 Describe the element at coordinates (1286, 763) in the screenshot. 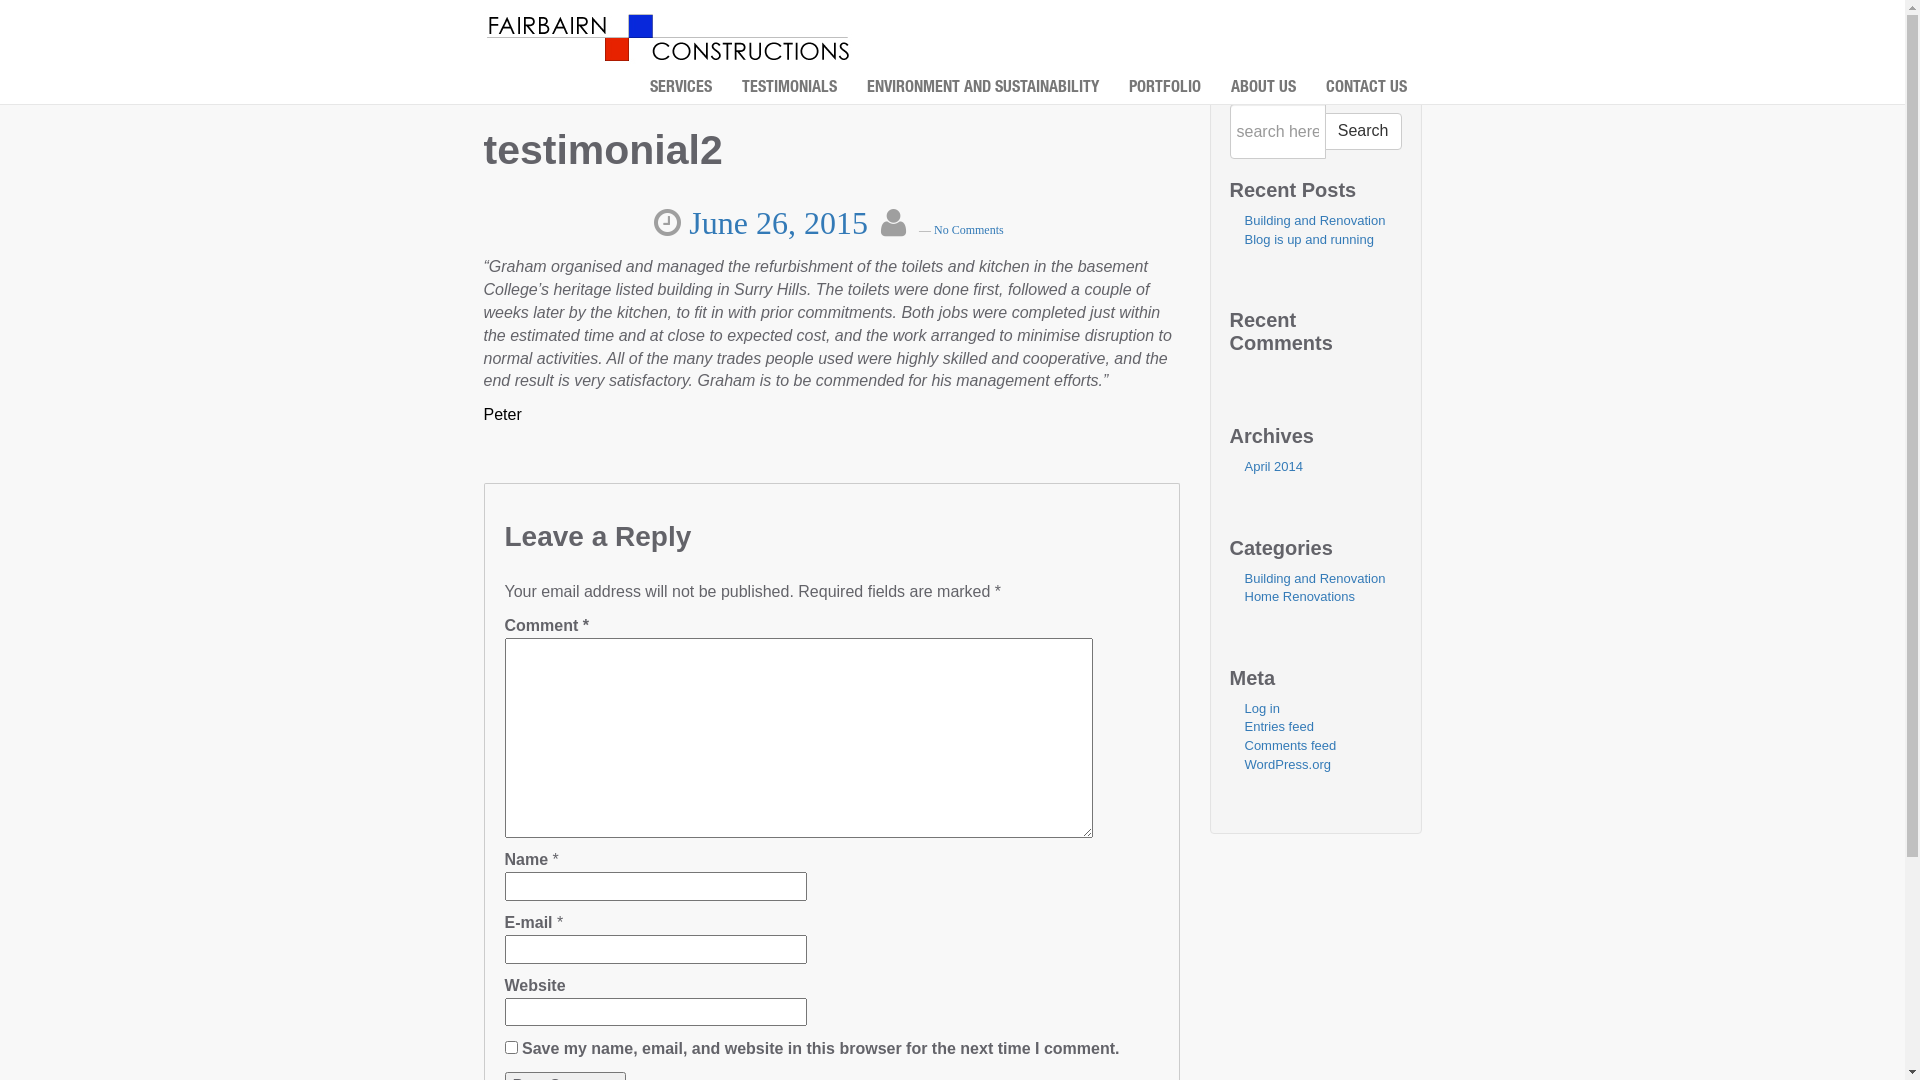

I see `'WordPress.org'` at that location.